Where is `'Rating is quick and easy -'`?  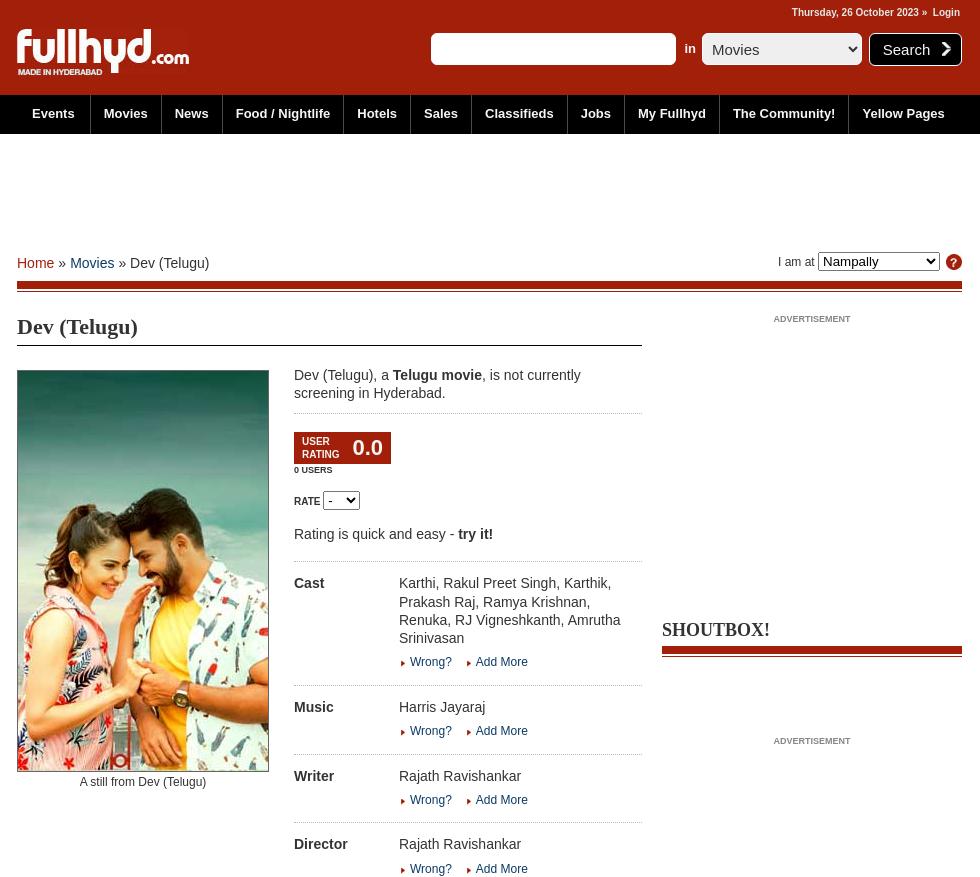 'Rating is quick and easy -' is located at coordinates (376, 533).